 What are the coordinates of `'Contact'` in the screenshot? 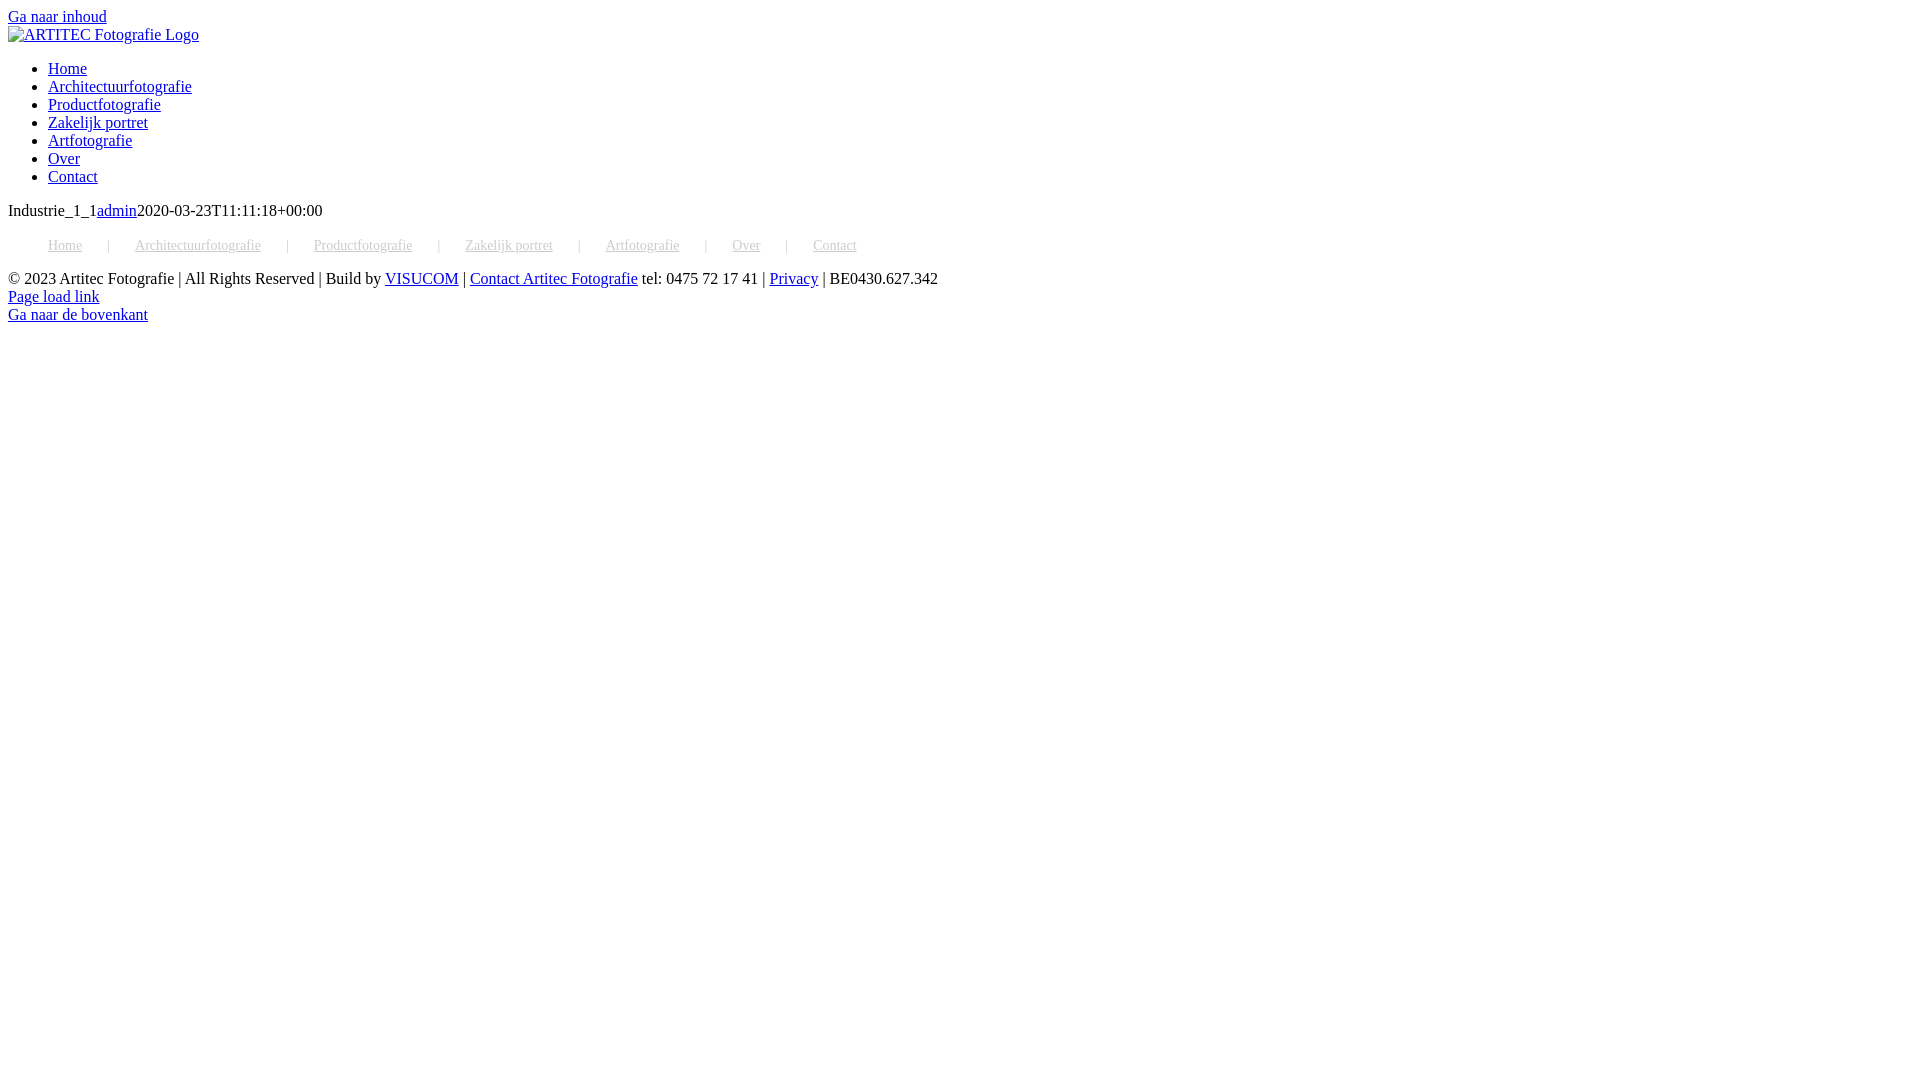 It's located at (72, 175).